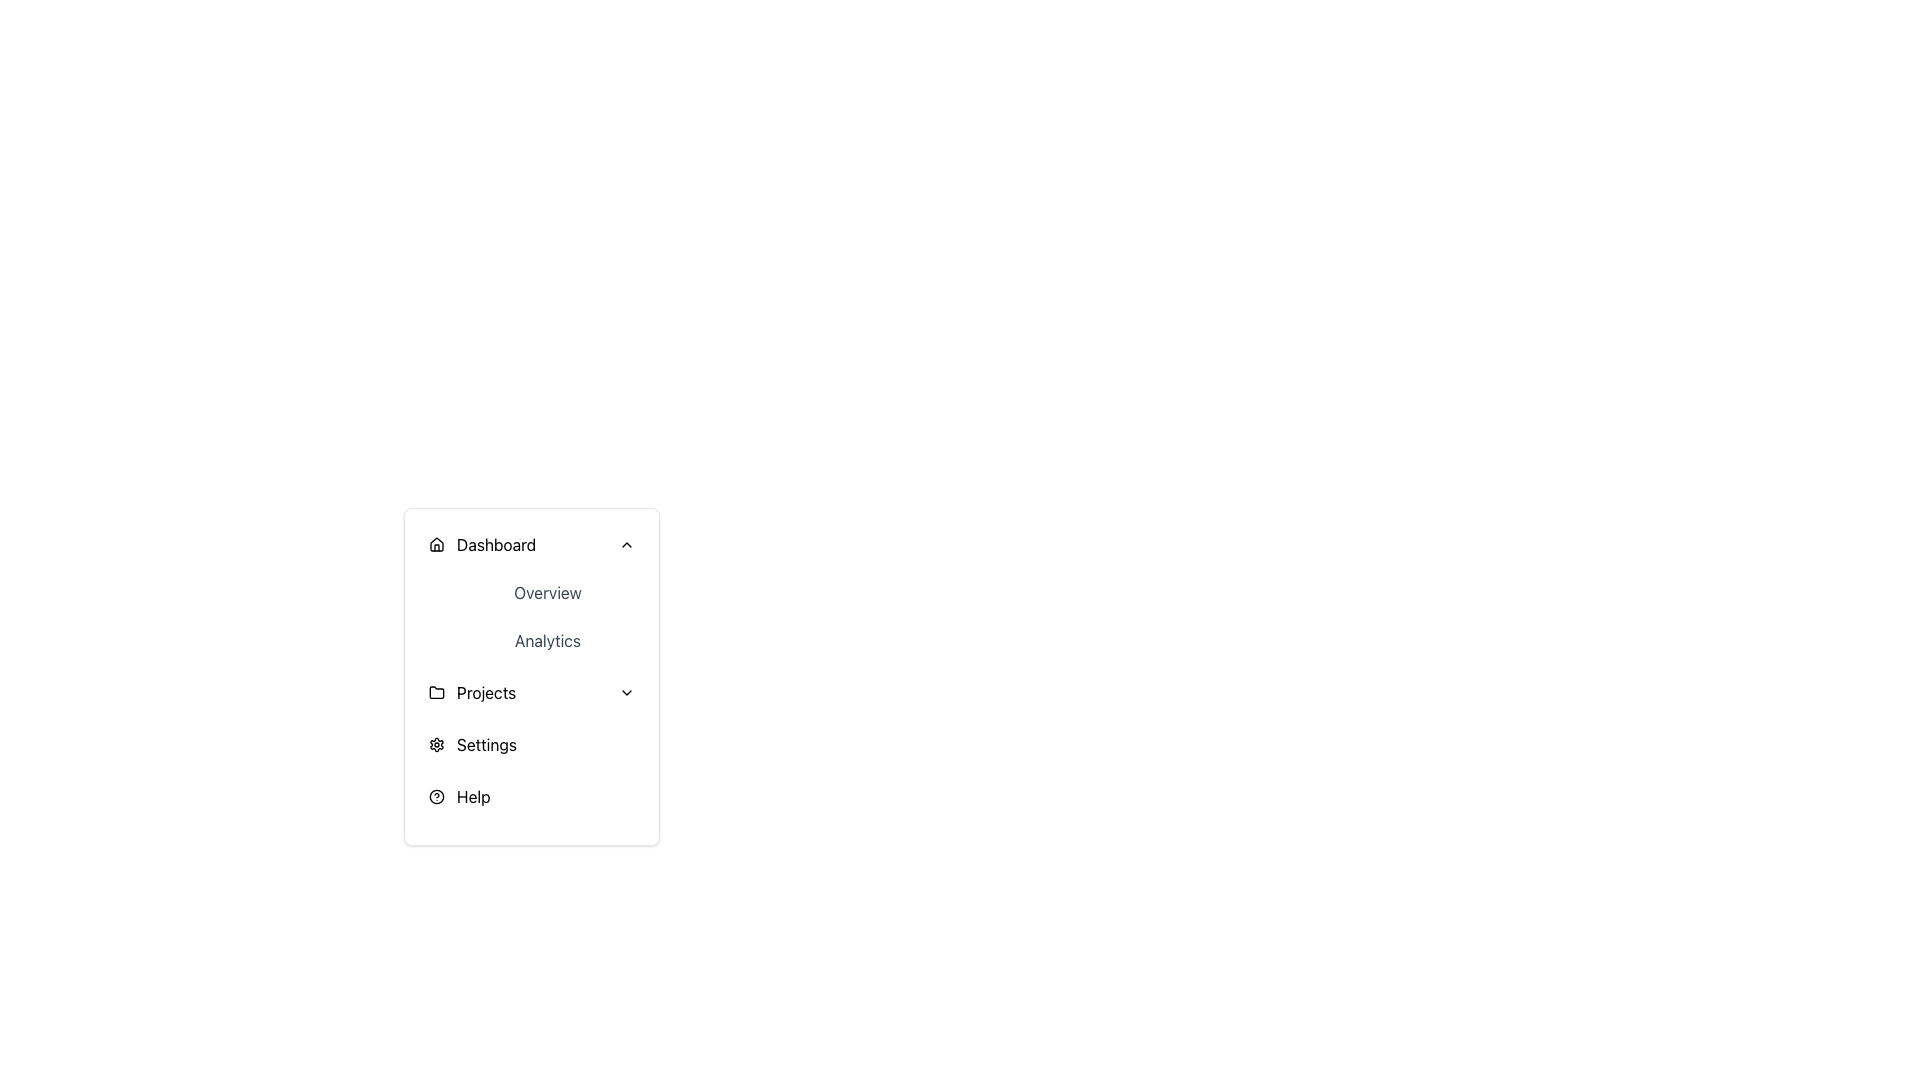  I want to click on the circular graphical element within the help icon located next to the 'Help' label in the bottom section of the menu, so click(435, 796).